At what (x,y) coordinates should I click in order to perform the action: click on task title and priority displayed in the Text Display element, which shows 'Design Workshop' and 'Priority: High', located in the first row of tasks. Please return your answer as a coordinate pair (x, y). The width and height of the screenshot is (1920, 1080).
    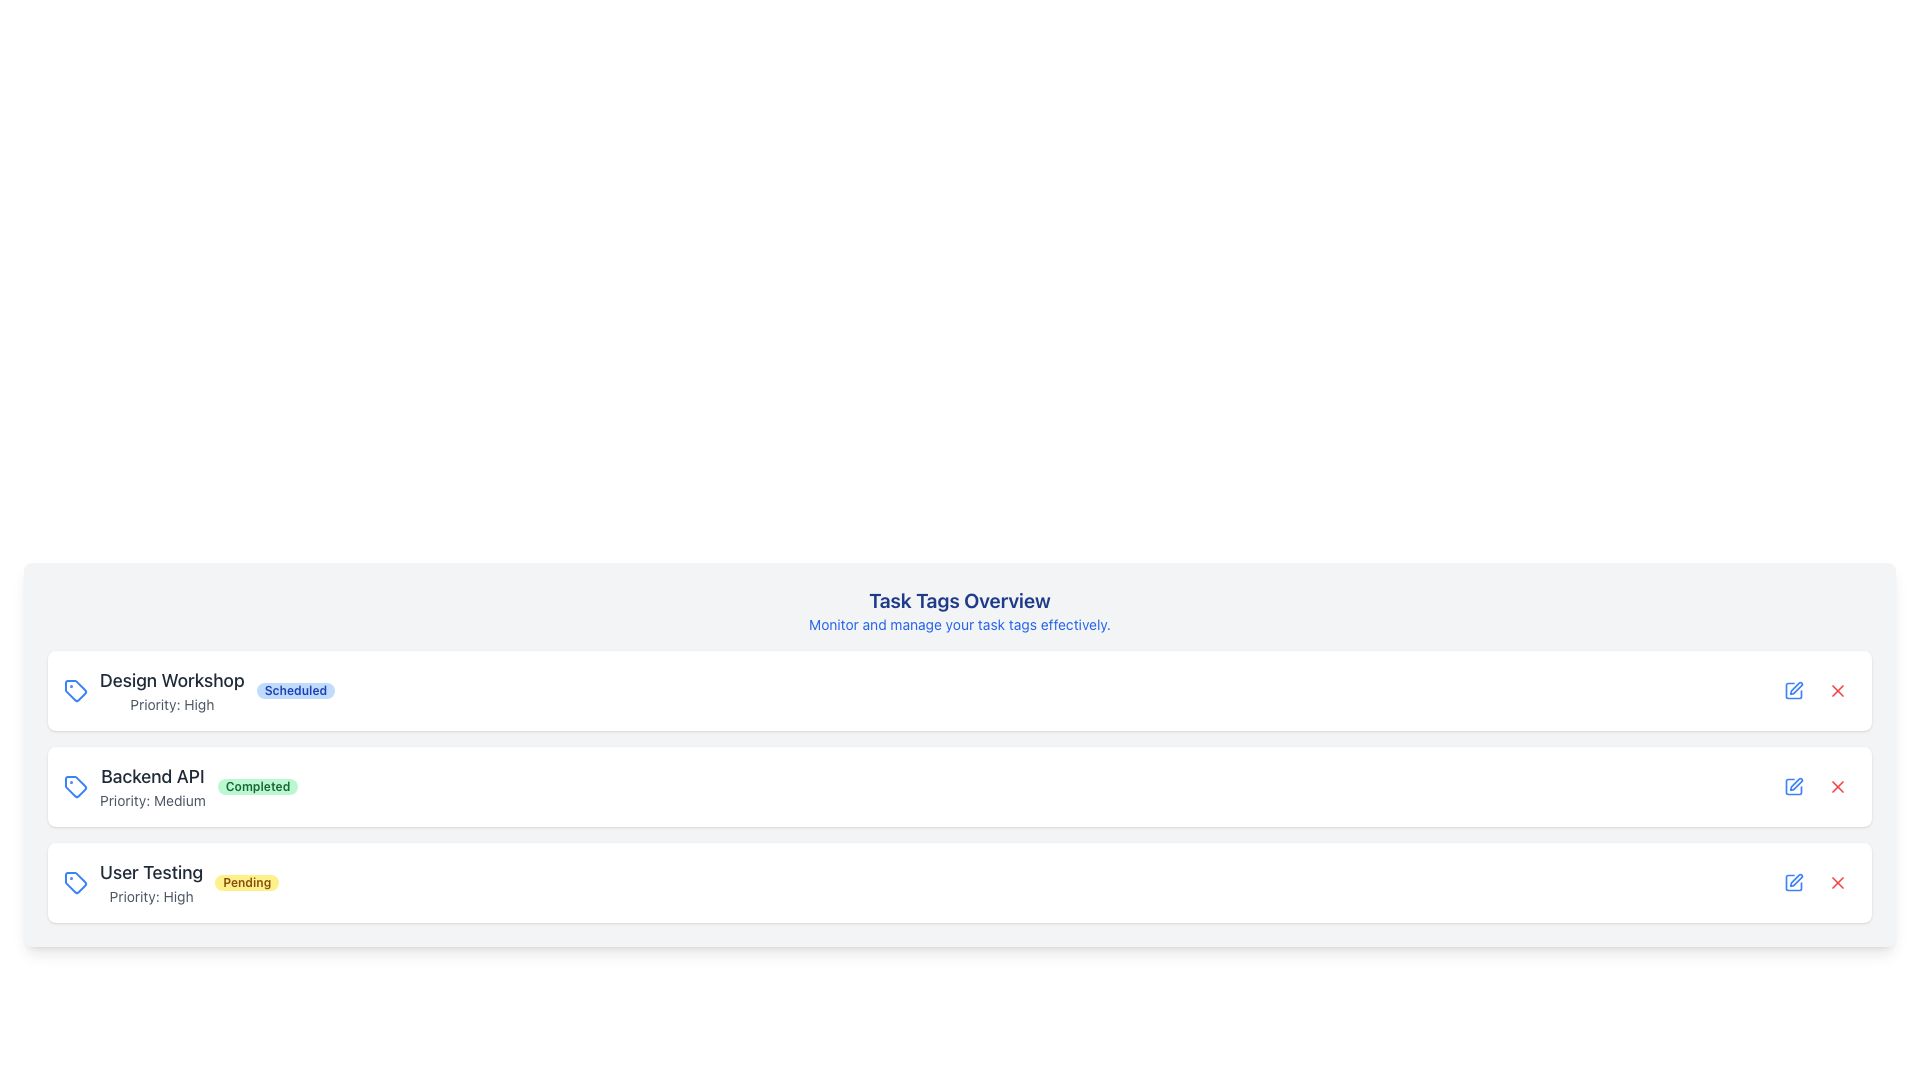
    Looking at the image, I should click on (172, 689).